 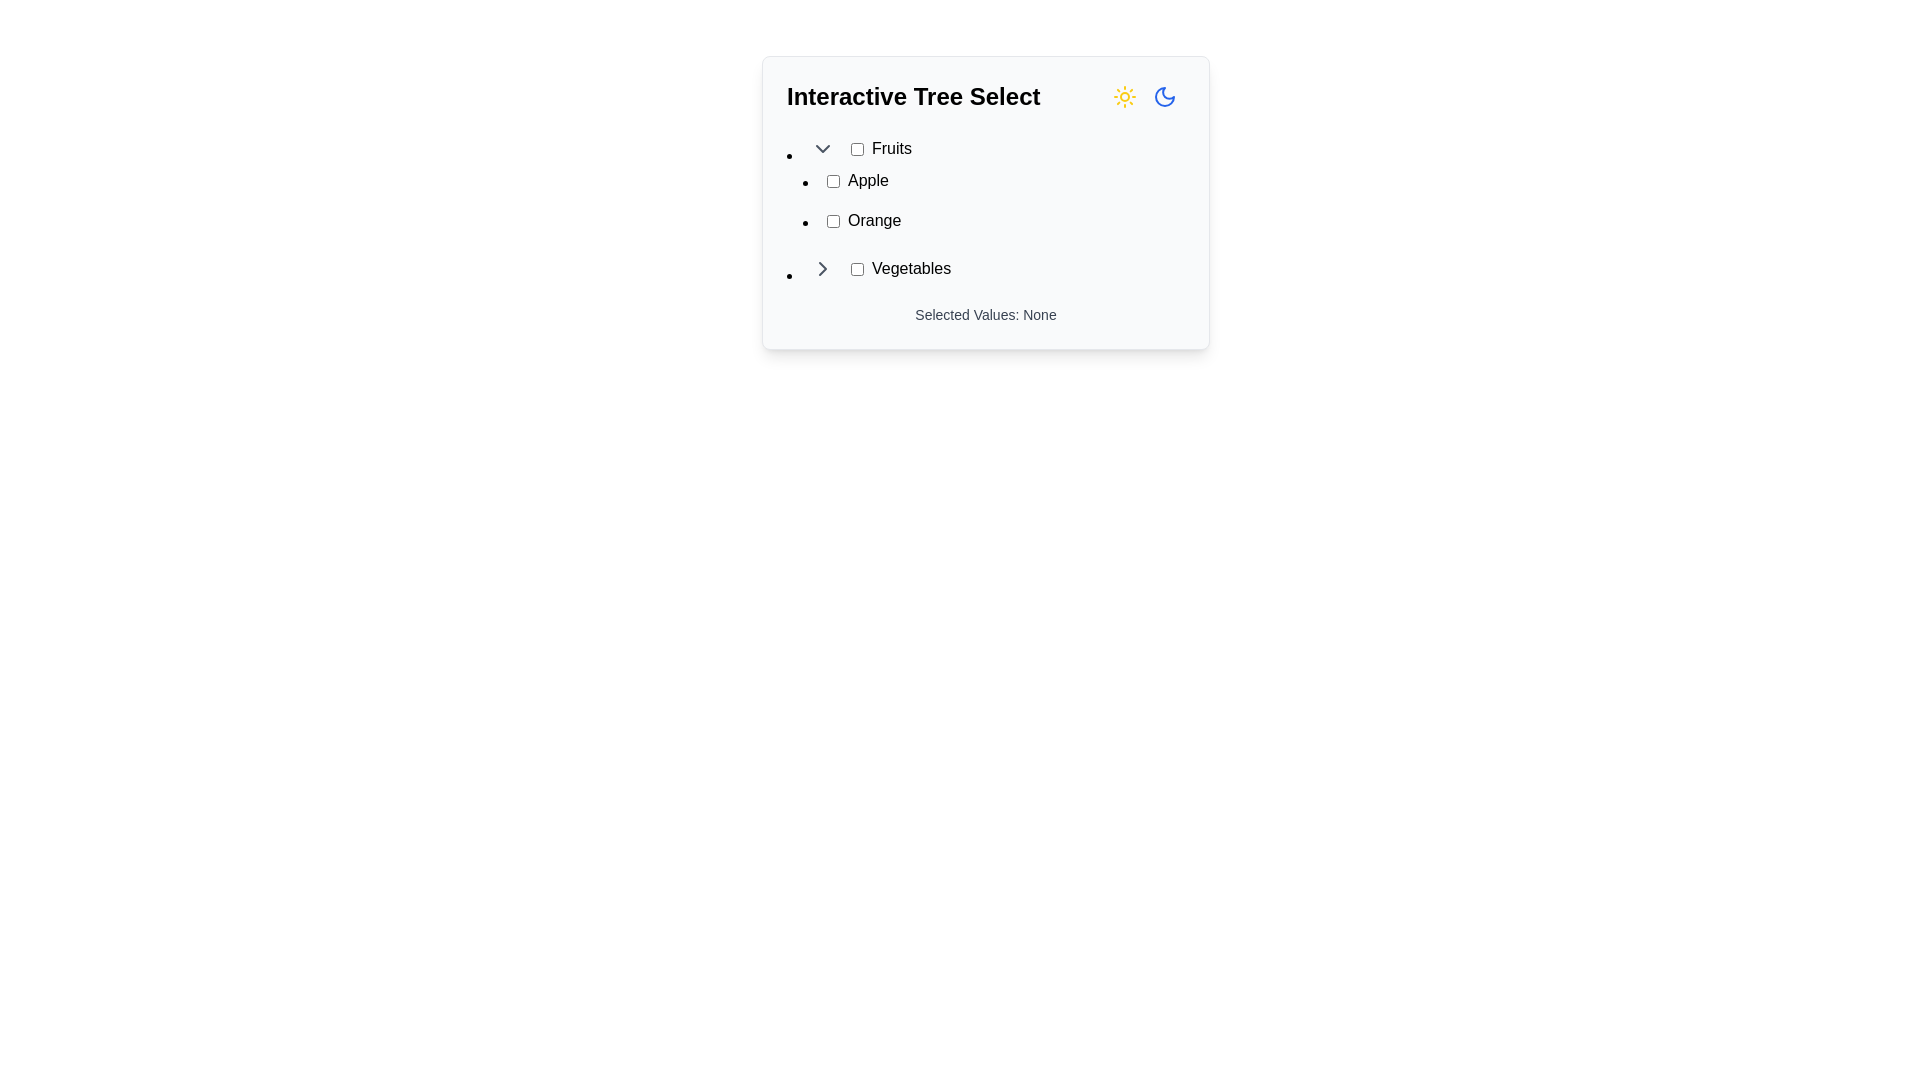 What do you see at coordinates (822, 268) in the screenshot?
I see `the toggle button located to the left of the 'Vegetables' text label, which allows users to expand or collapse the 'Vegetables' section` at bounding box center [822, 268].